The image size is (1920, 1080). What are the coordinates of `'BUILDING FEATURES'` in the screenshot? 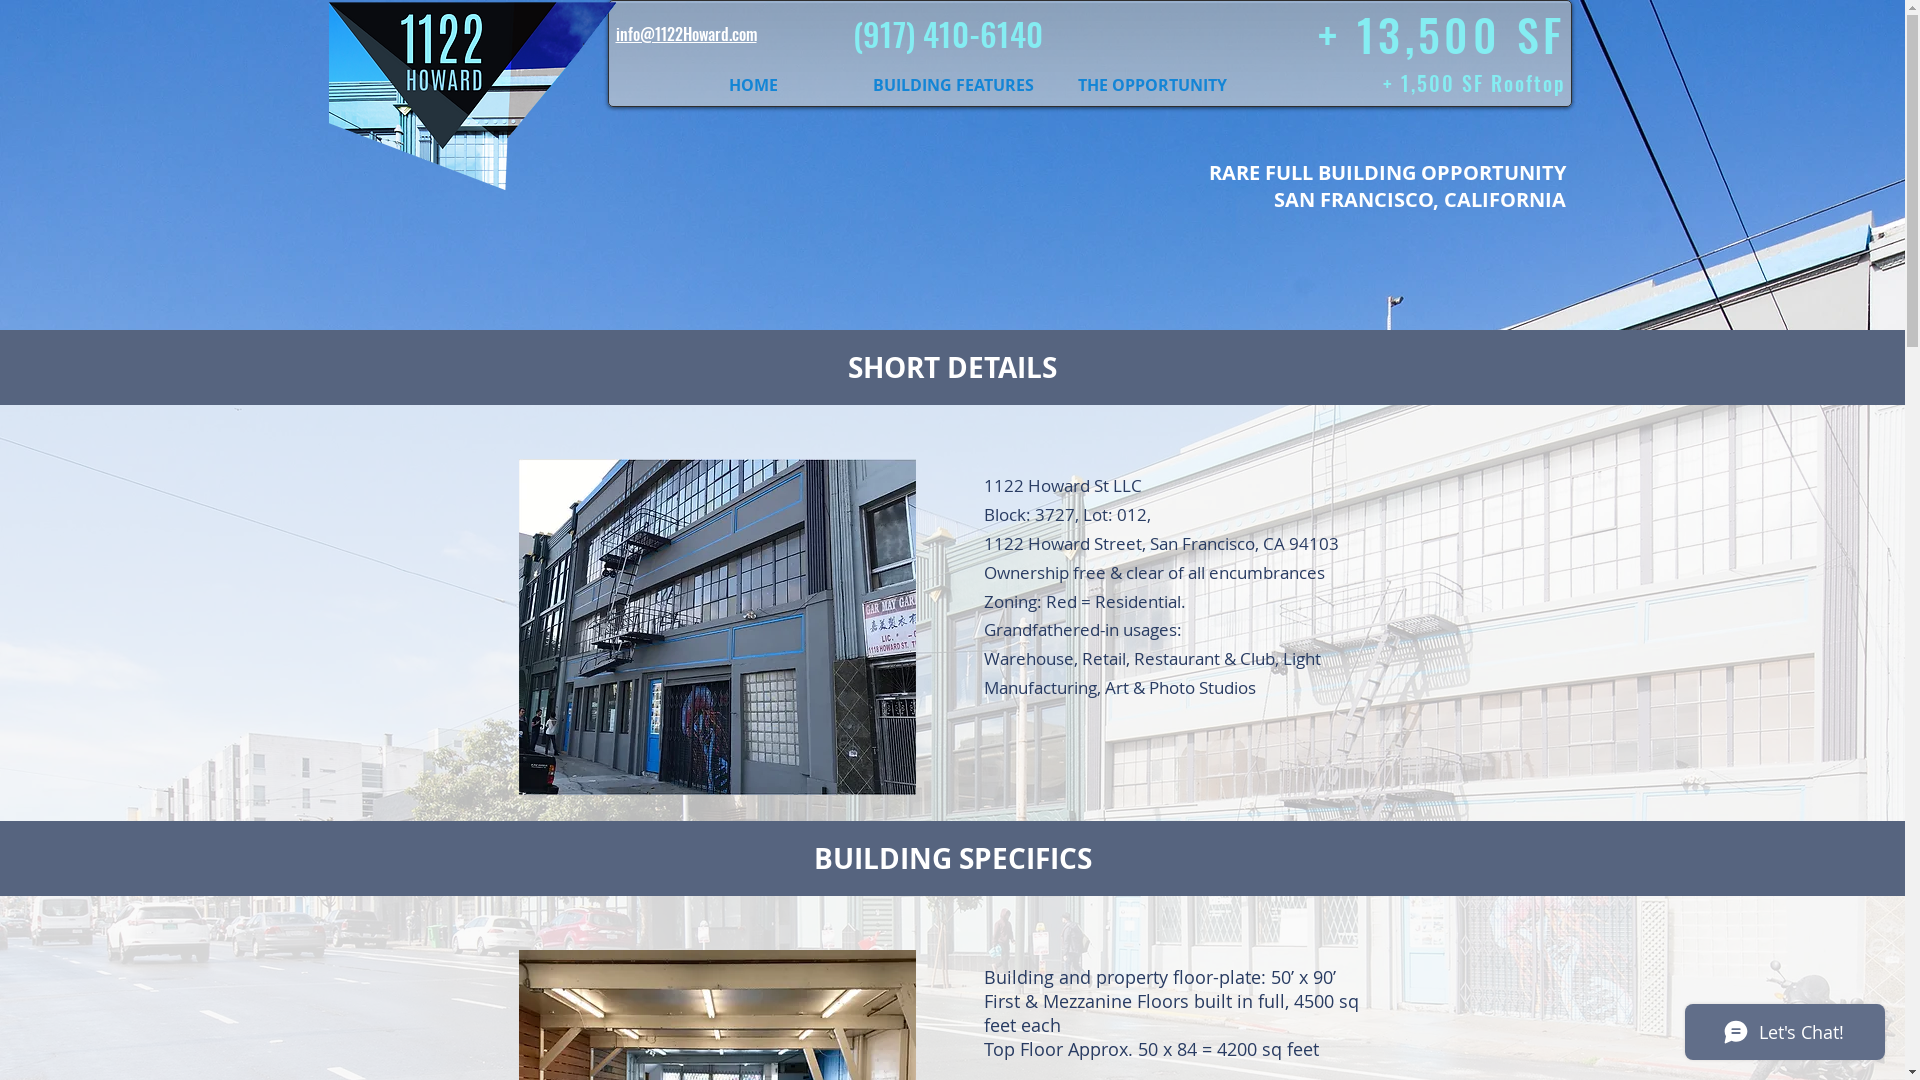 It's located at (952, 83).